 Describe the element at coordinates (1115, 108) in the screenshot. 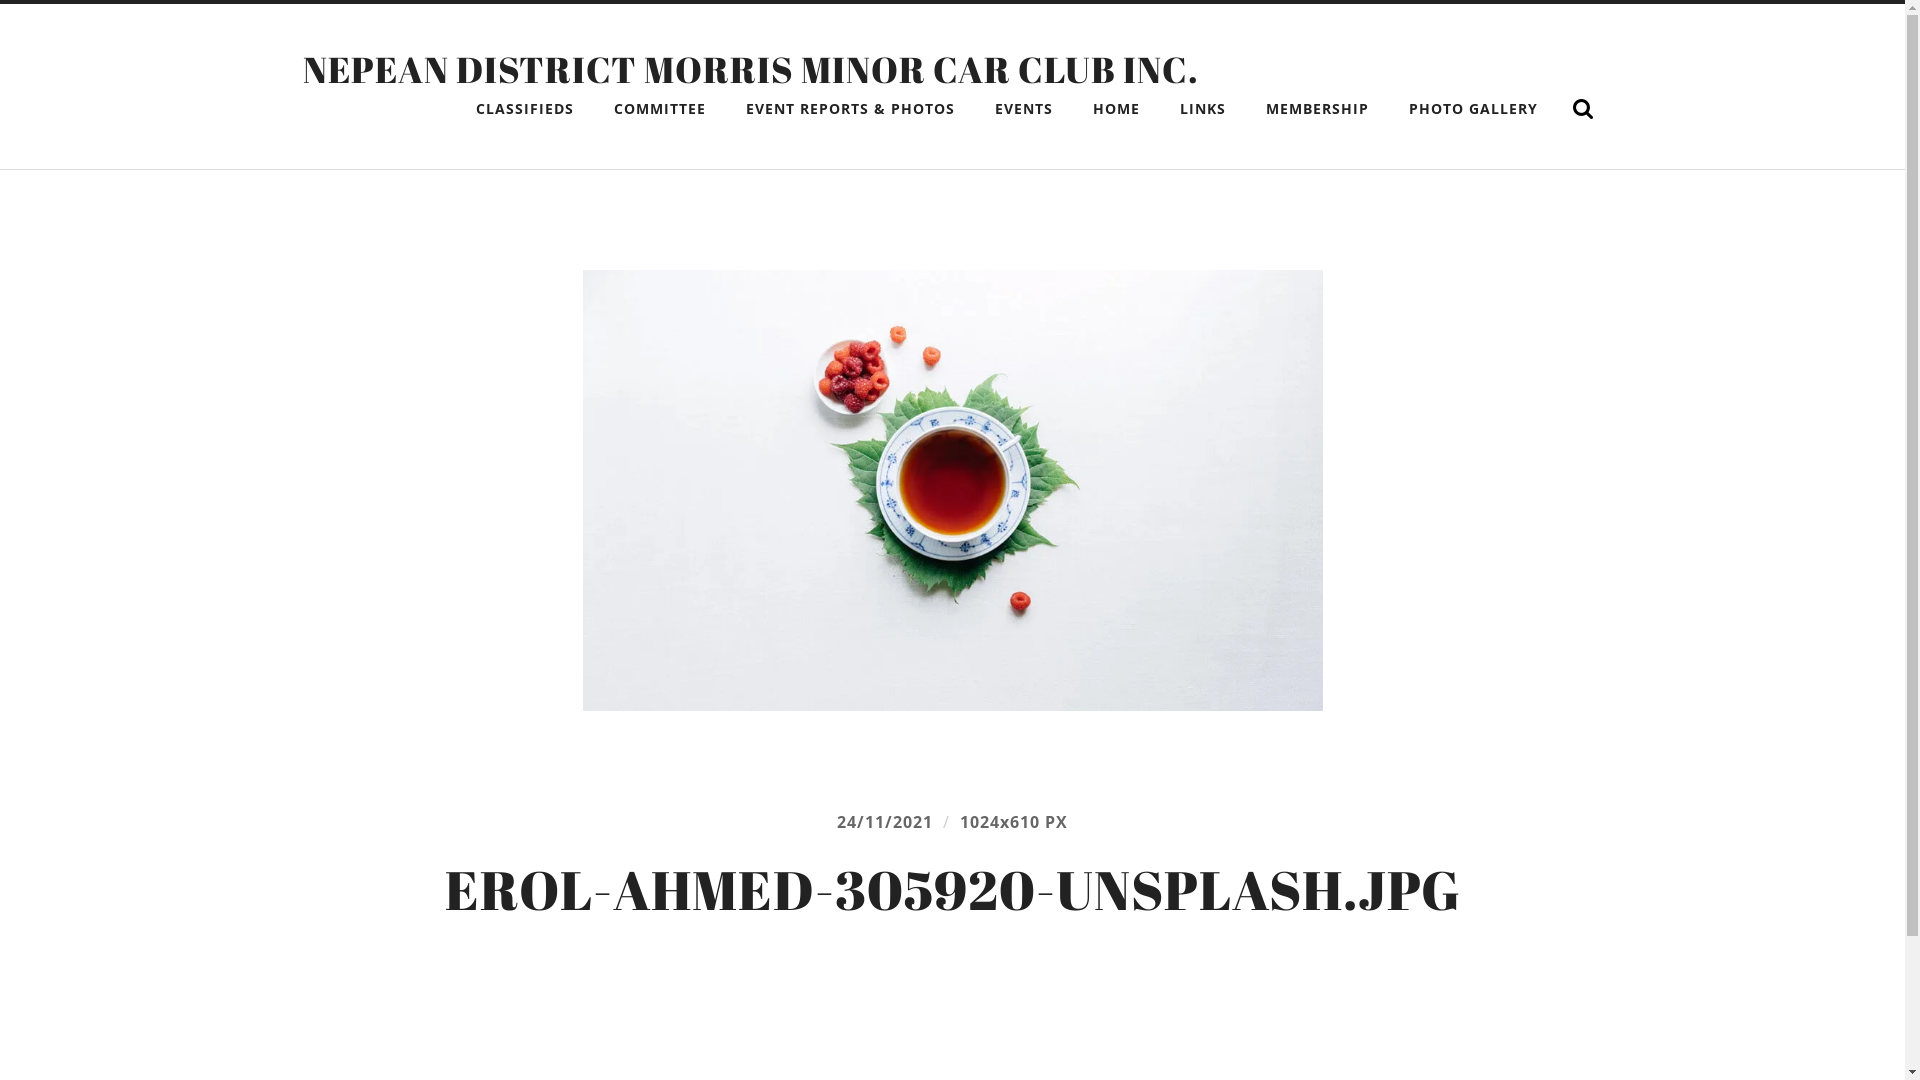

I see `'HOME'` at that location.